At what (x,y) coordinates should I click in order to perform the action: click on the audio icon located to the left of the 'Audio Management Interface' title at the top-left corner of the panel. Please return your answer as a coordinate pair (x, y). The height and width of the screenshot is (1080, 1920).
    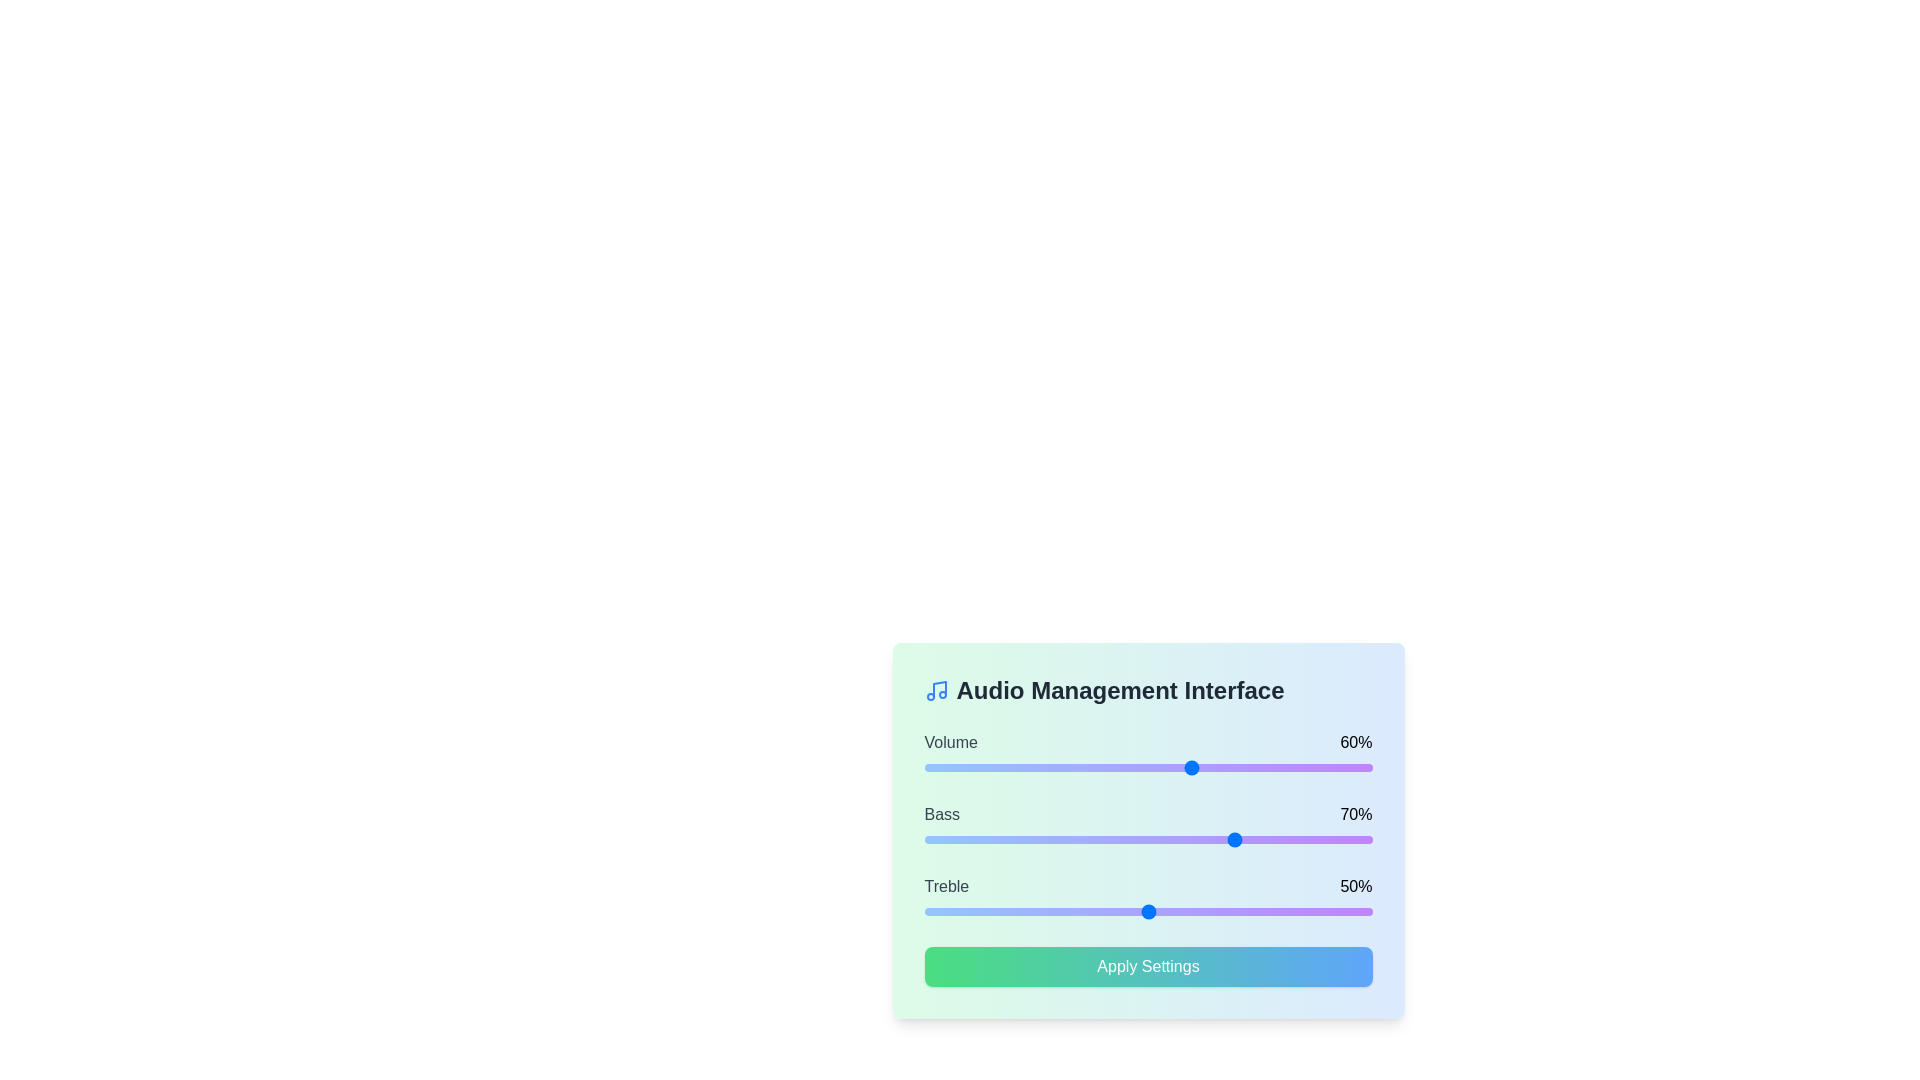
    Looking at the image, I should click on (935, 689).